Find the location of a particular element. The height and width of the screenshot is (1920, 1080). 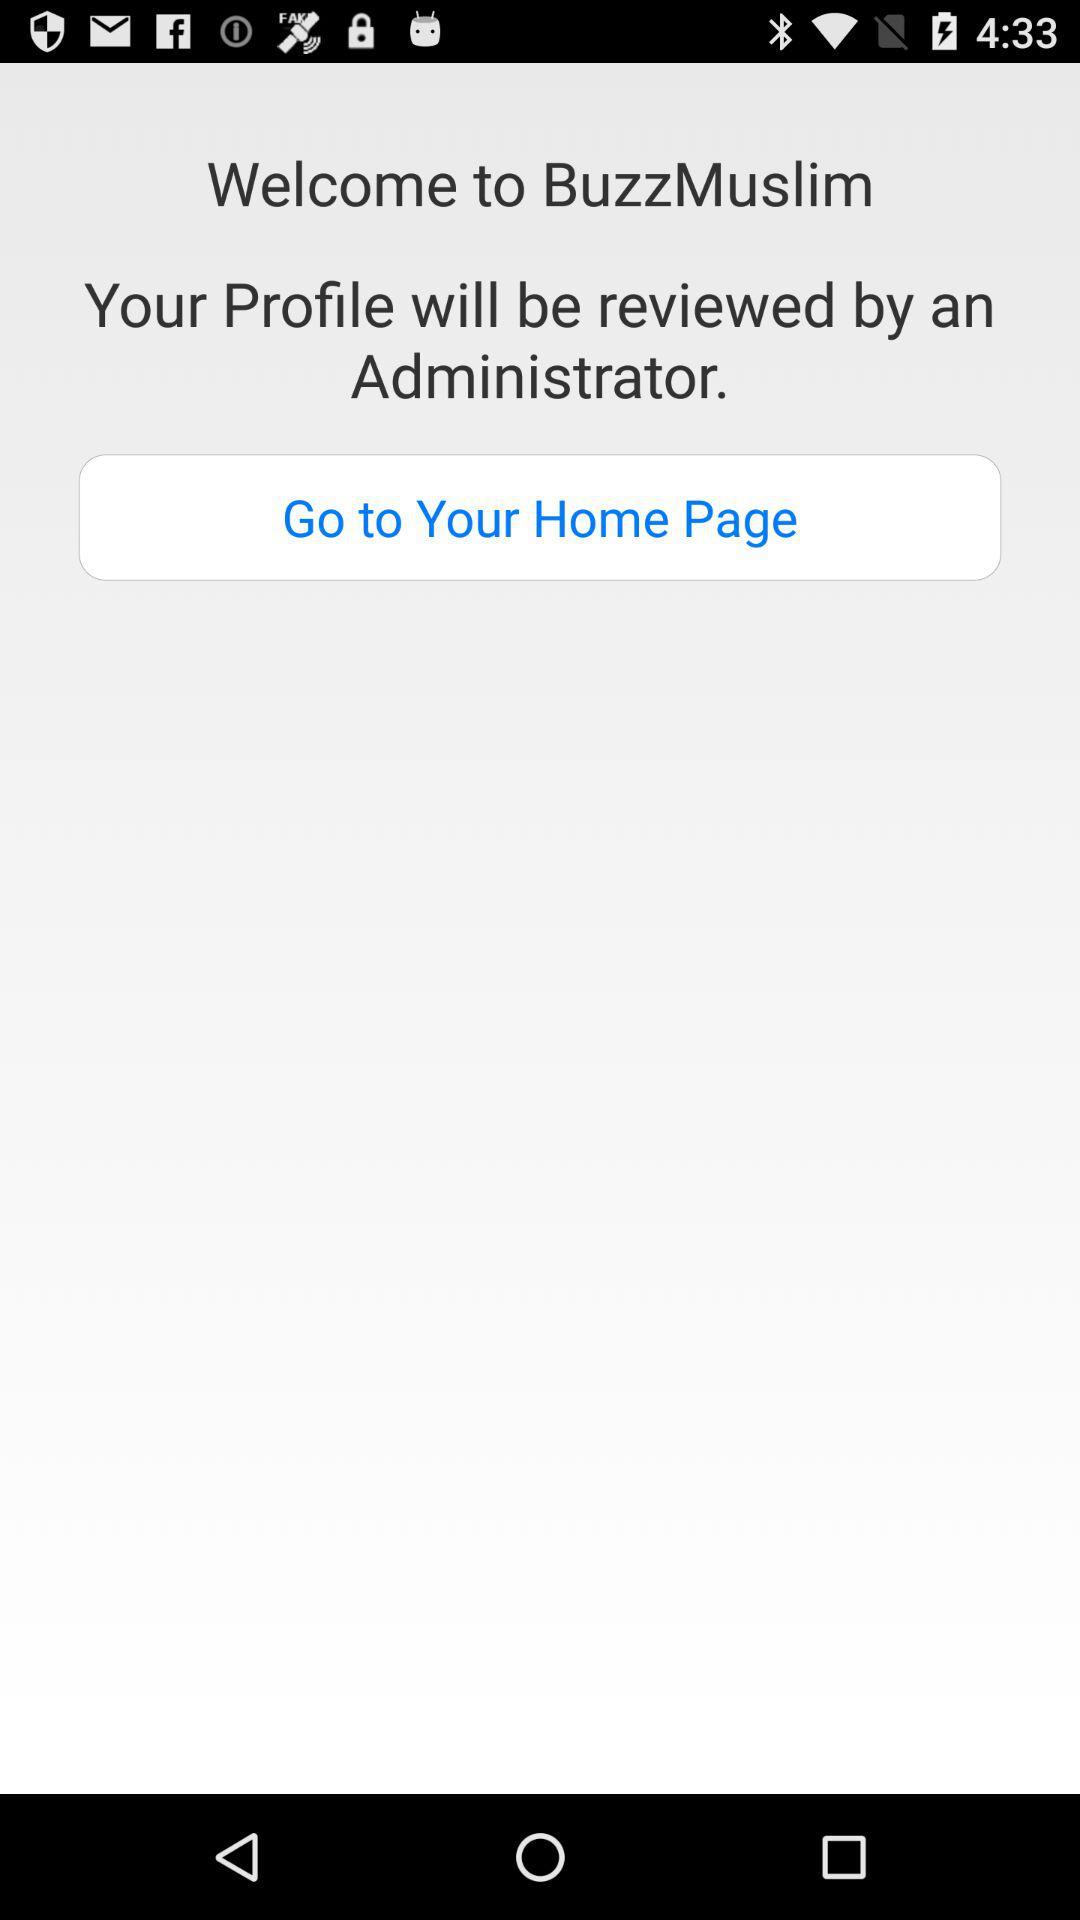

app below the your profile will icon is located at coordinates (540, 517).